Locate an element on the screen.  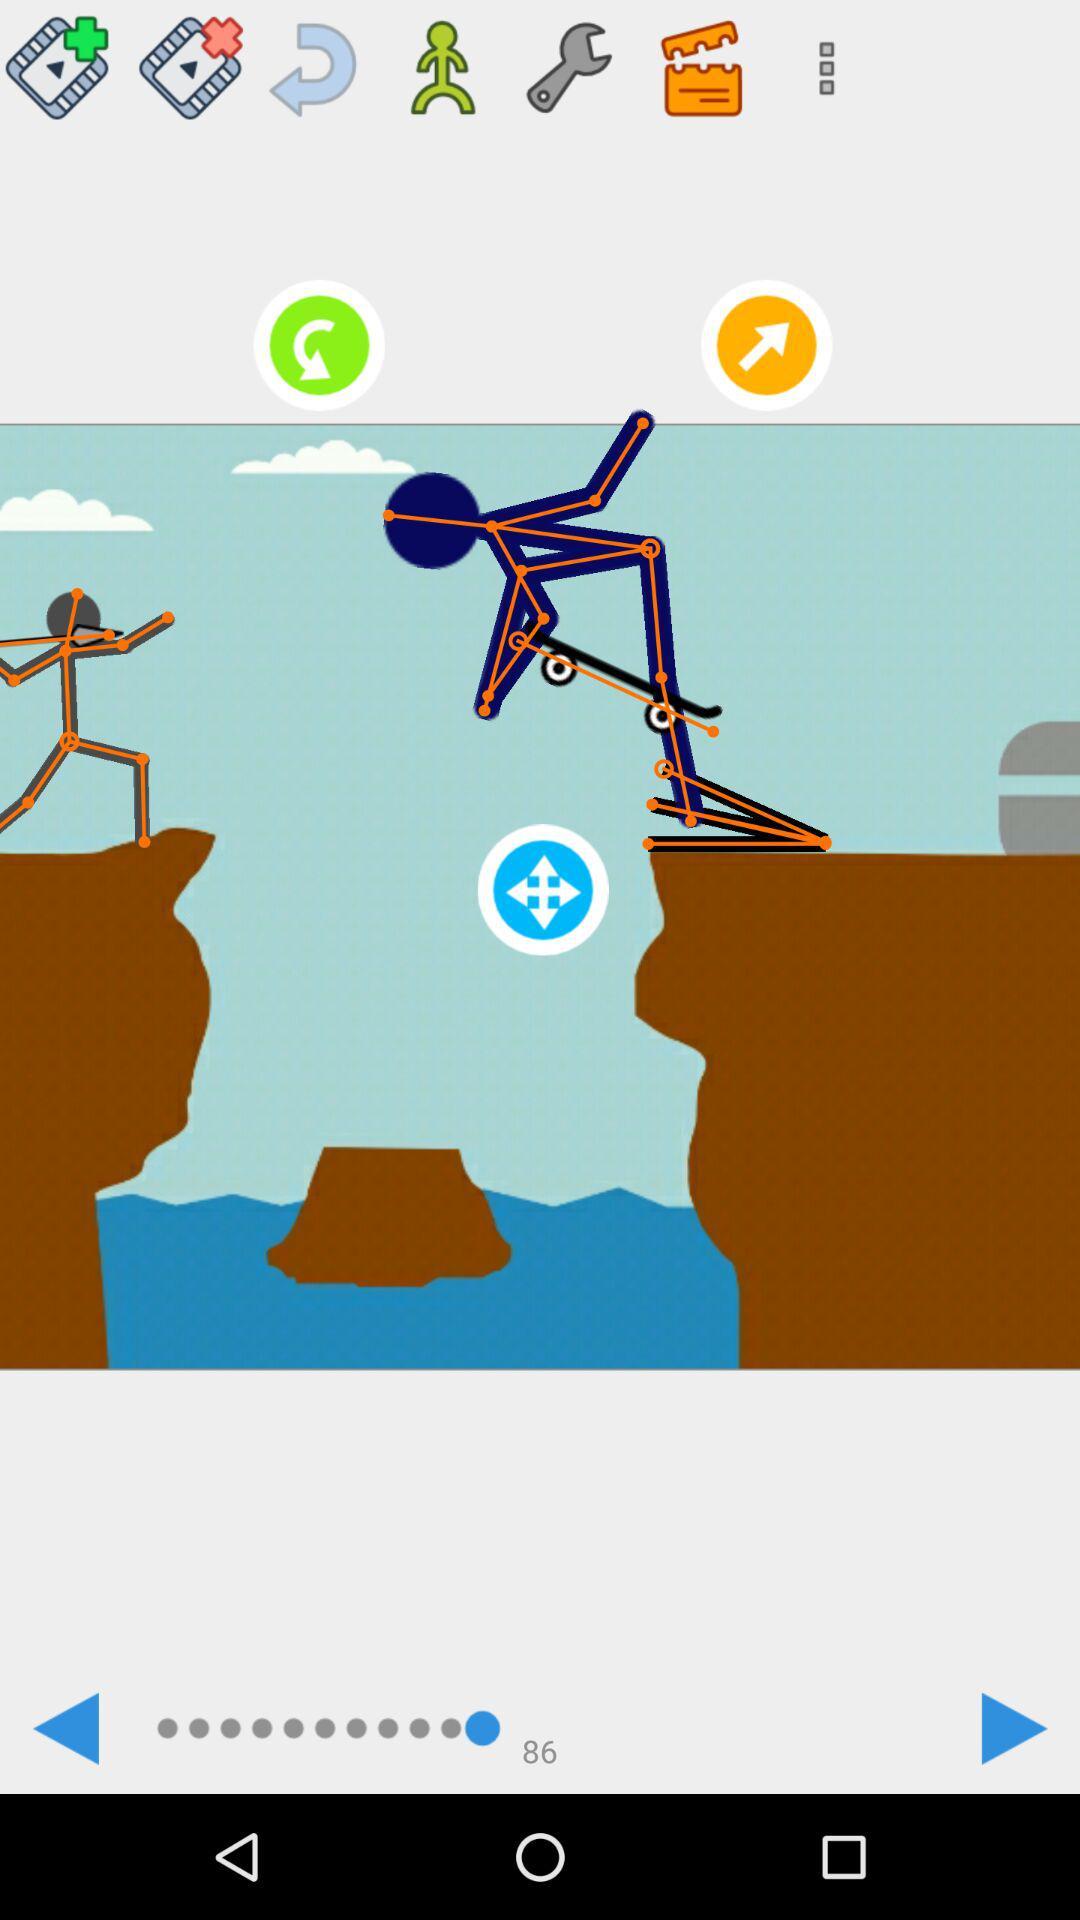
the icon at the bottom left corner is located at coordinates (64, 1727).